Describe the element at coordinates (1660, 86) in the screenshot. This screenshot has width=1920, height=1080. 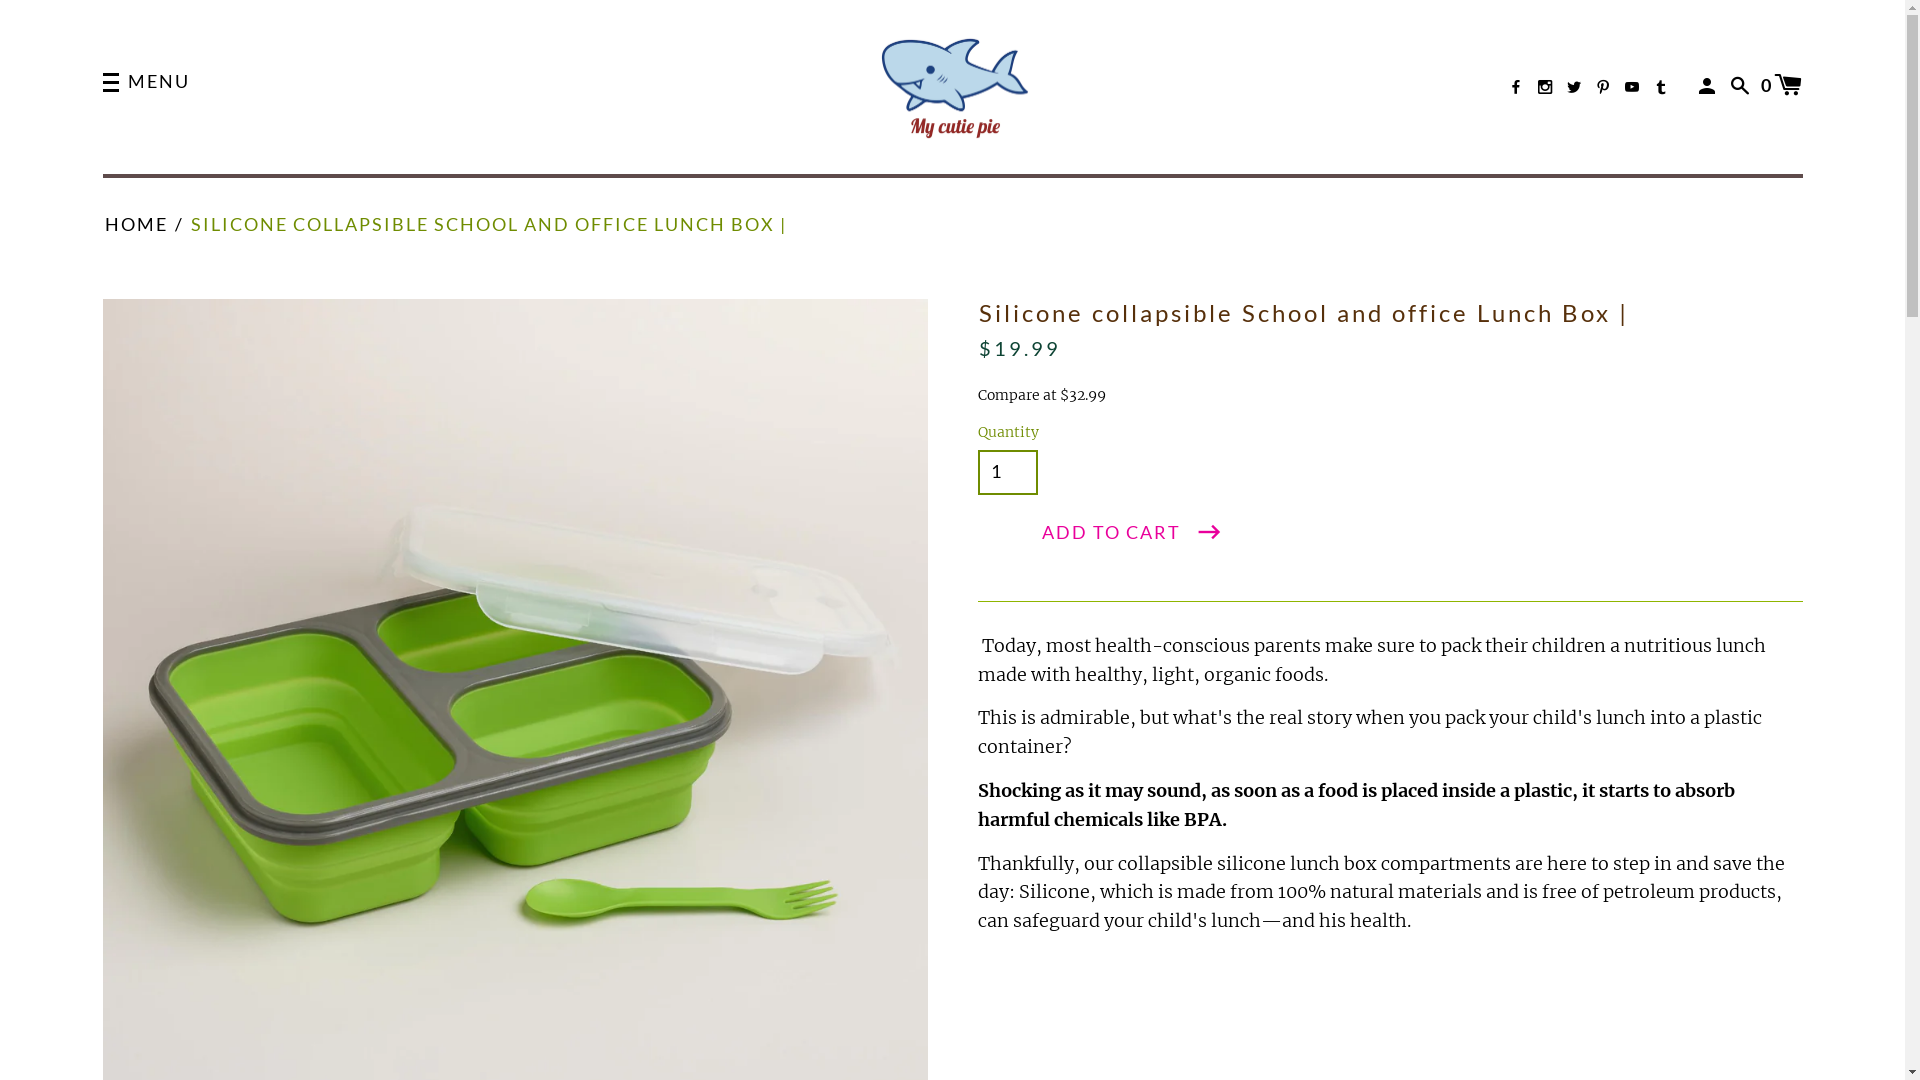
I see `'My Cutie Pie on Tumblr'` at that location.